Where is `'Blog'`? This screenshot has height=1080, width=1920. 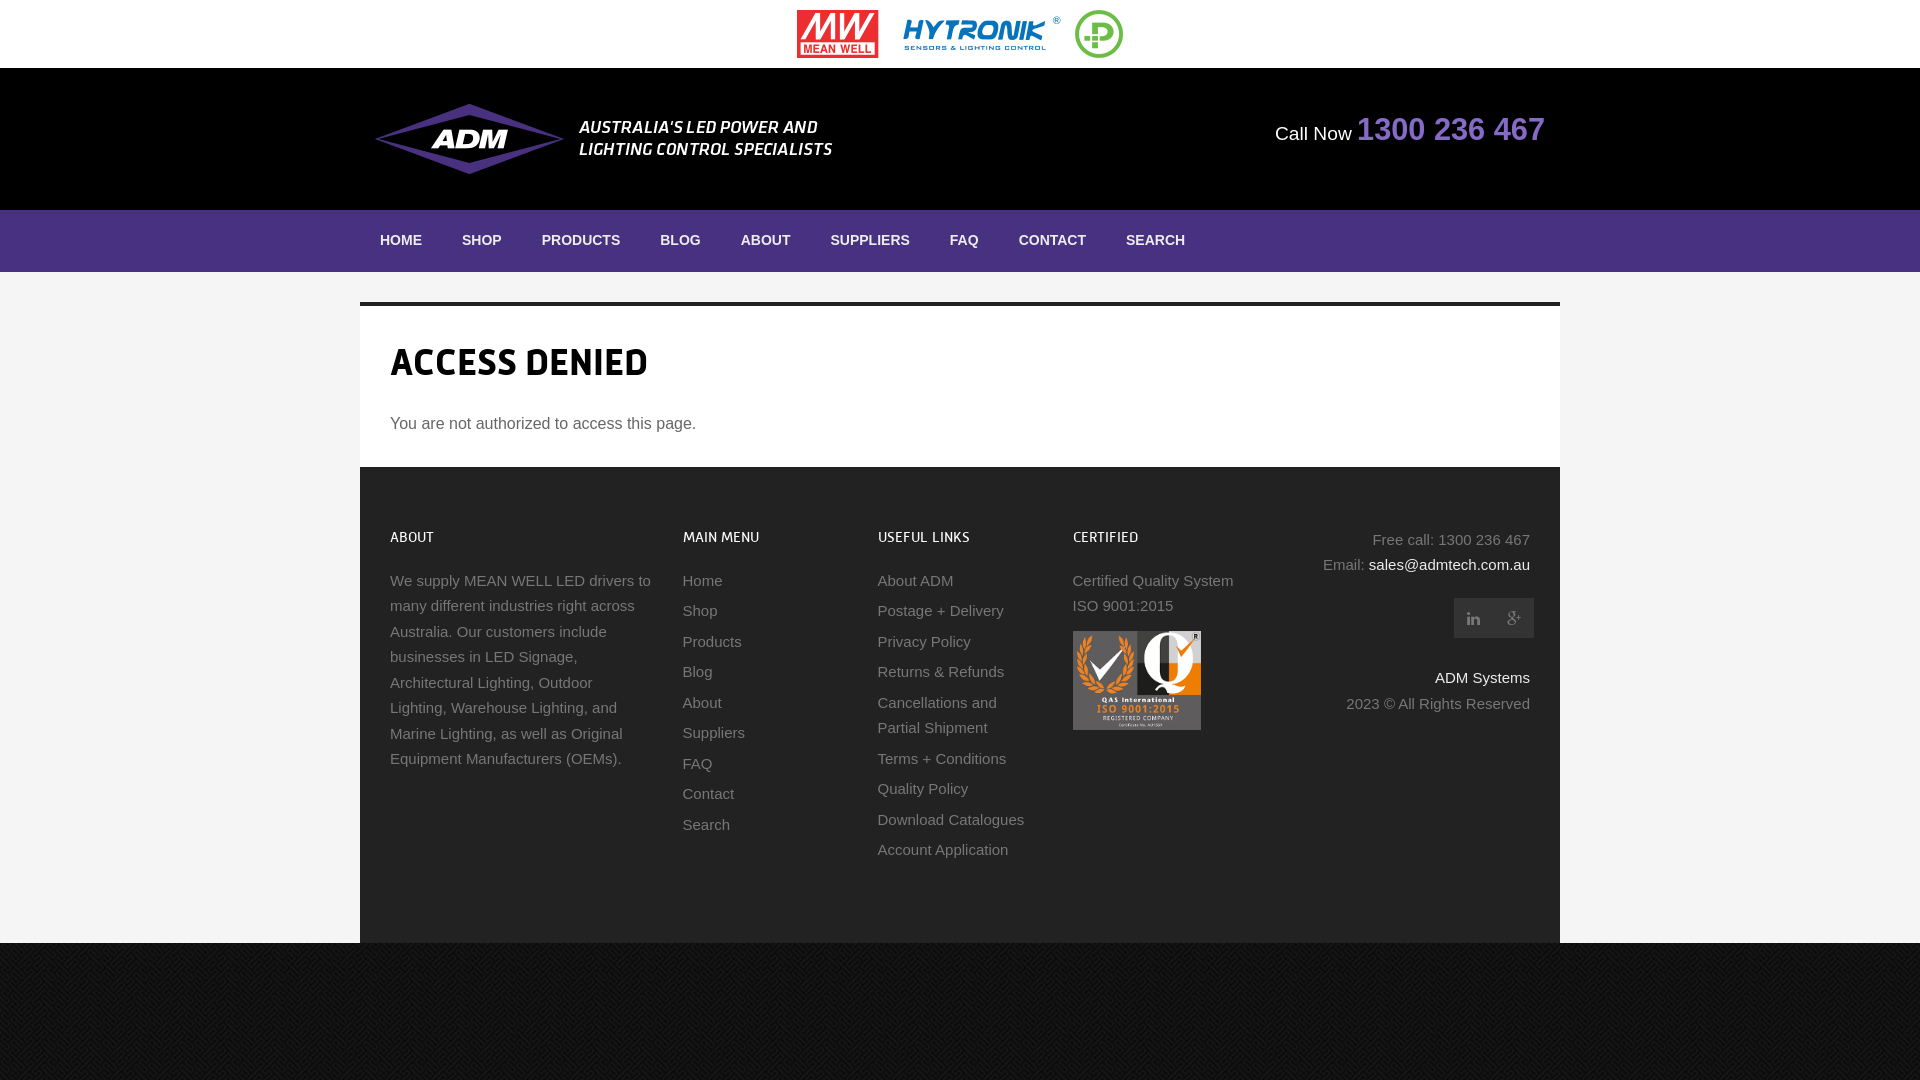
'Blog' is located at coordinates (681, 671).